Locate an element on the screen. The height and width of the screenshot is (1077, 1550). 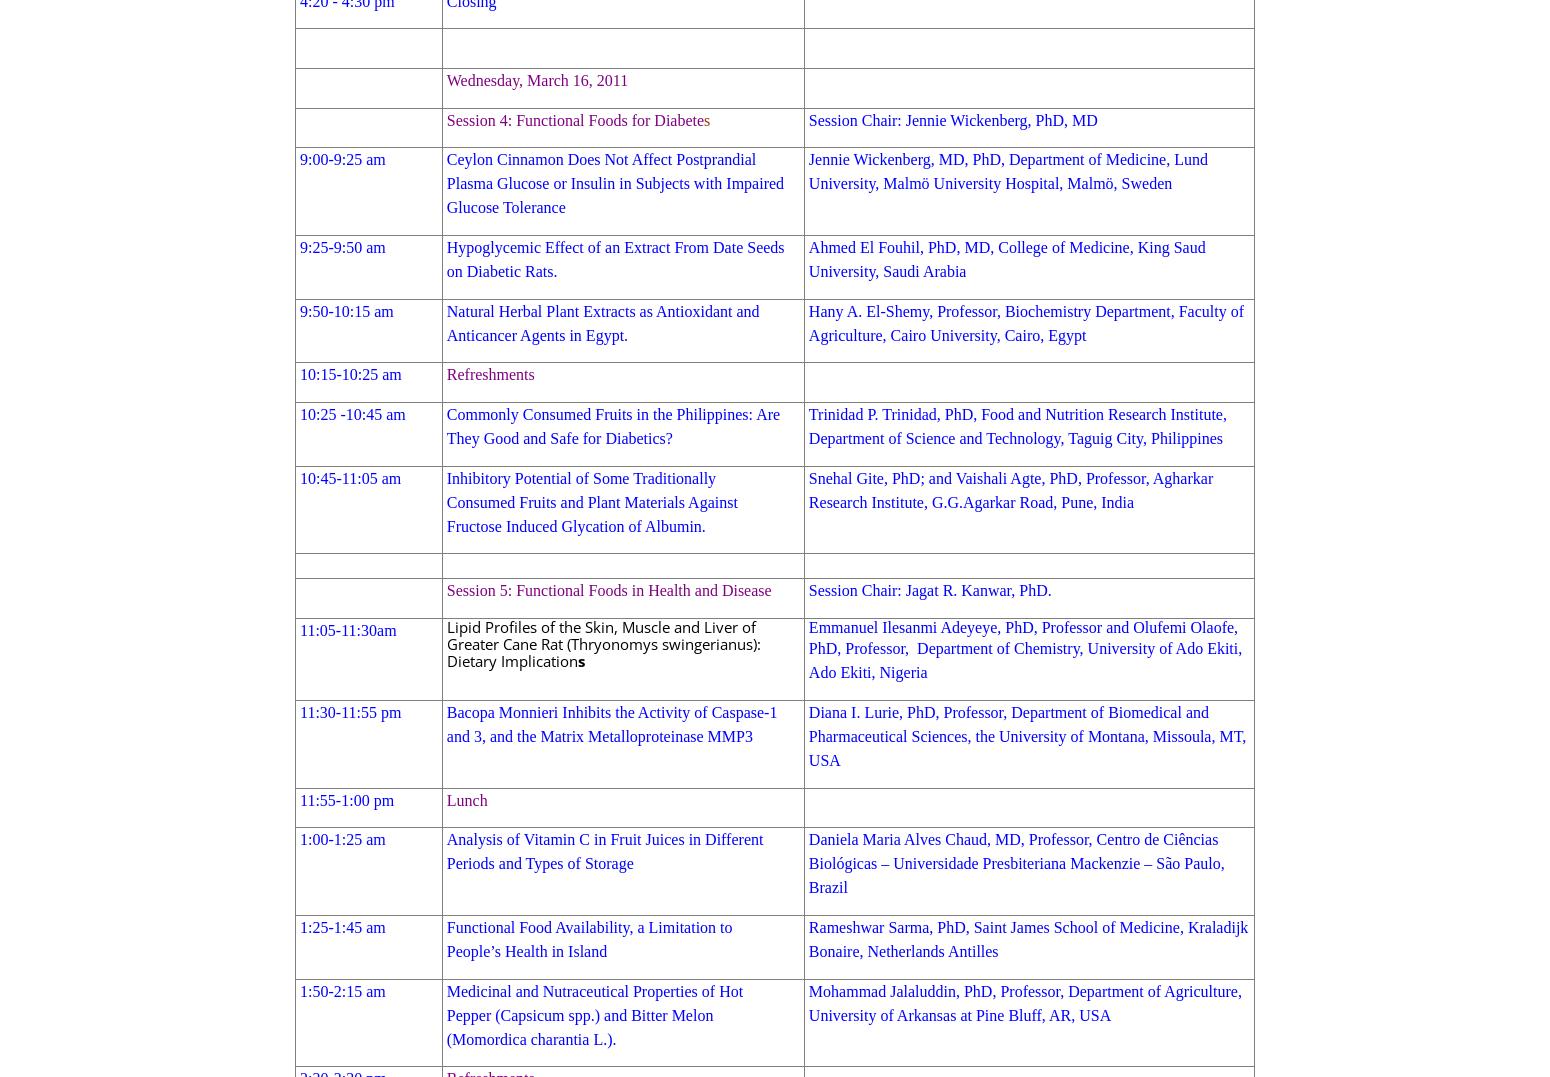
'Medicinal and Nutraceutical Properties of Hot Pepper (Capsicum spp.) and Bitter Melon (Momordica charantia L.).' is located at coordinates (594, 1013).